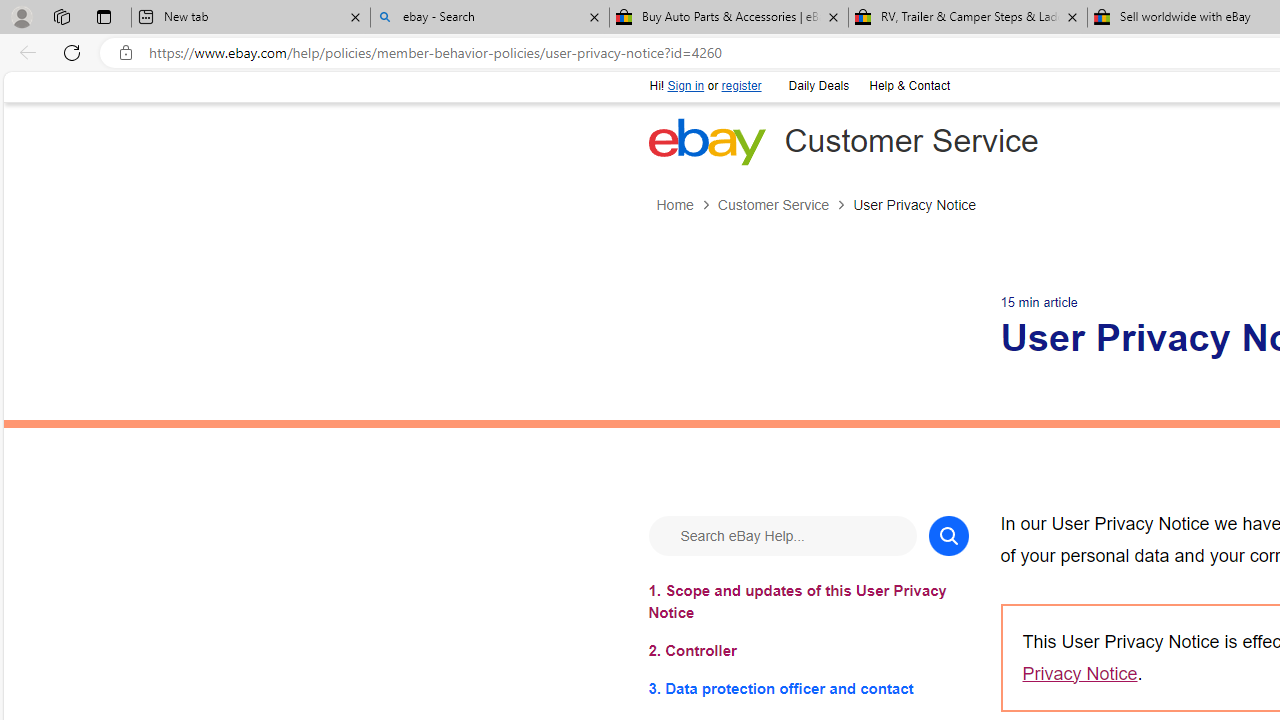 The width and height of the screenshot is (1280, 720). I want to click on 'RV, Trailer & Camper Steps & Ladders for sale | eBay', so click(967, 17).